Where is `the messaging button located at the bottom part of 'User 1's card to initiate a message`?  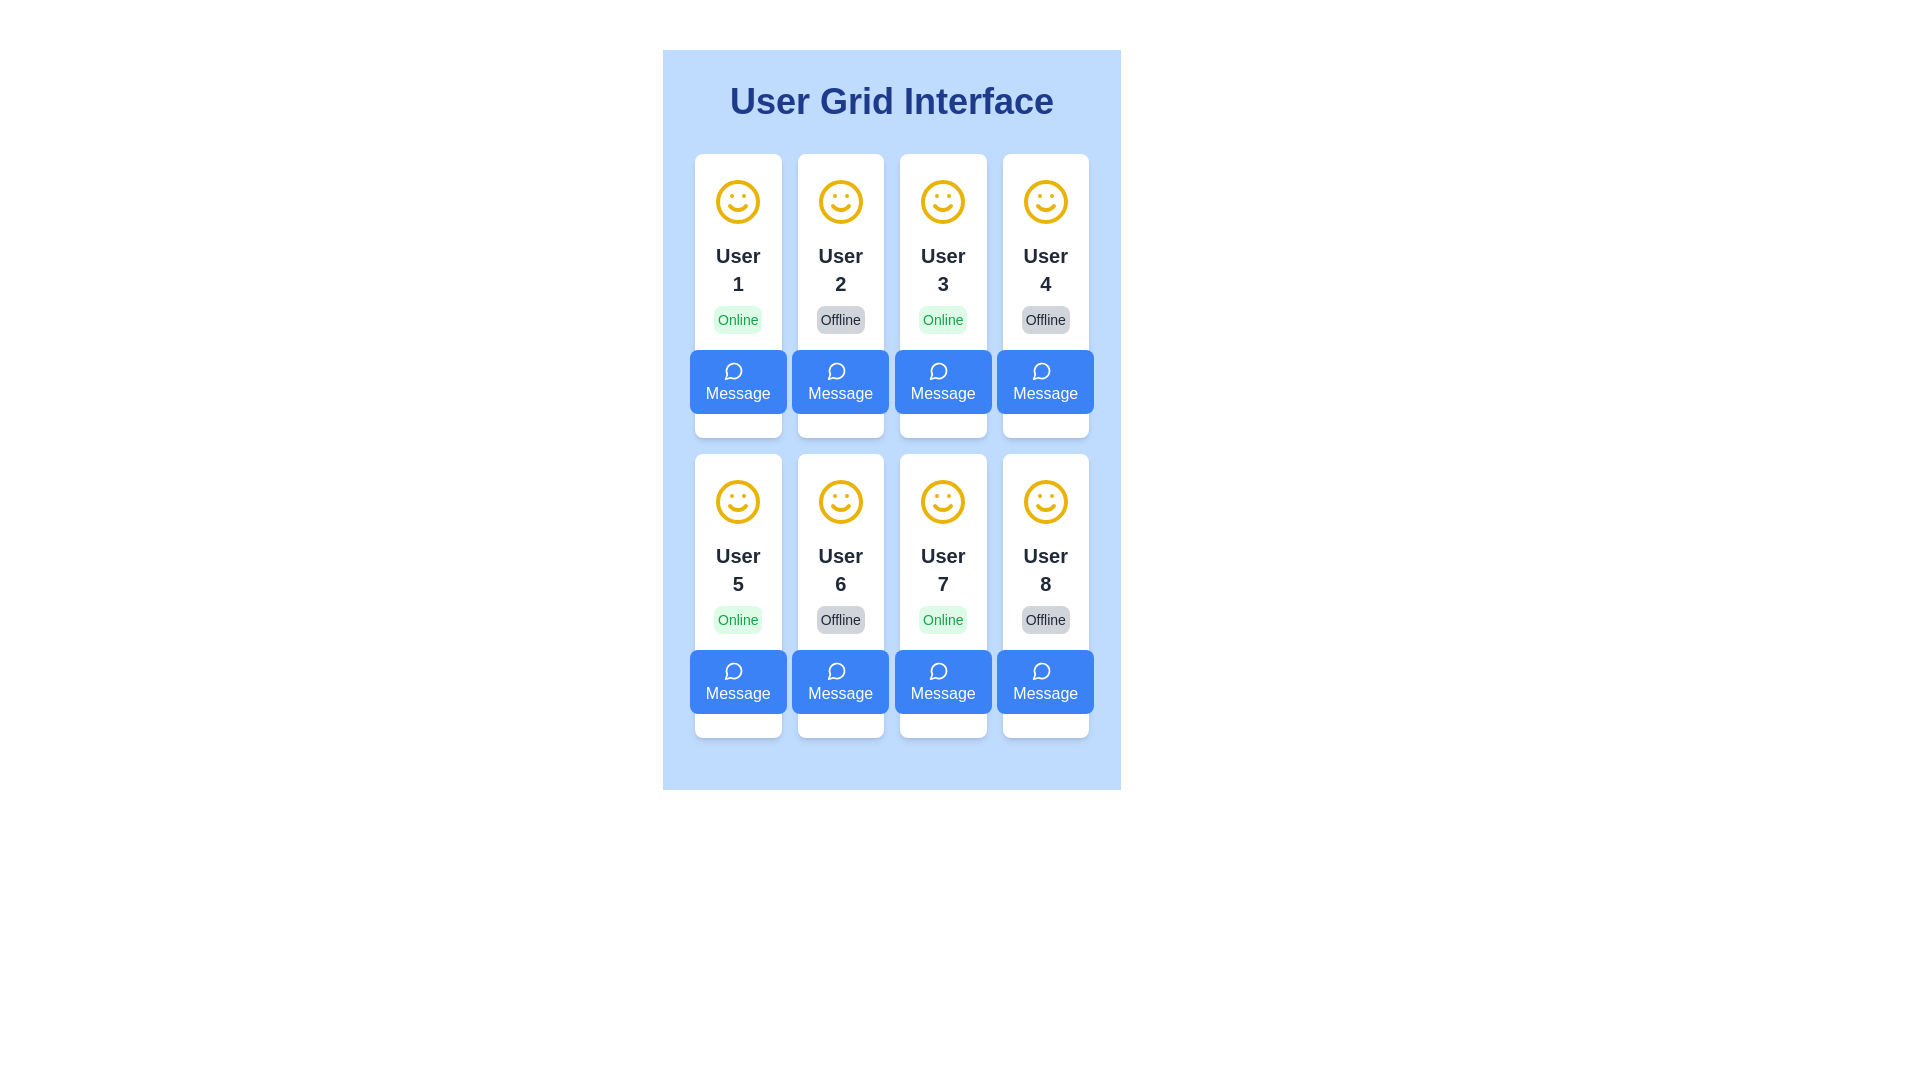 the messaging button located at the bottom part of 'User 1's card to initiate a message is located at coordinates (737, 381).